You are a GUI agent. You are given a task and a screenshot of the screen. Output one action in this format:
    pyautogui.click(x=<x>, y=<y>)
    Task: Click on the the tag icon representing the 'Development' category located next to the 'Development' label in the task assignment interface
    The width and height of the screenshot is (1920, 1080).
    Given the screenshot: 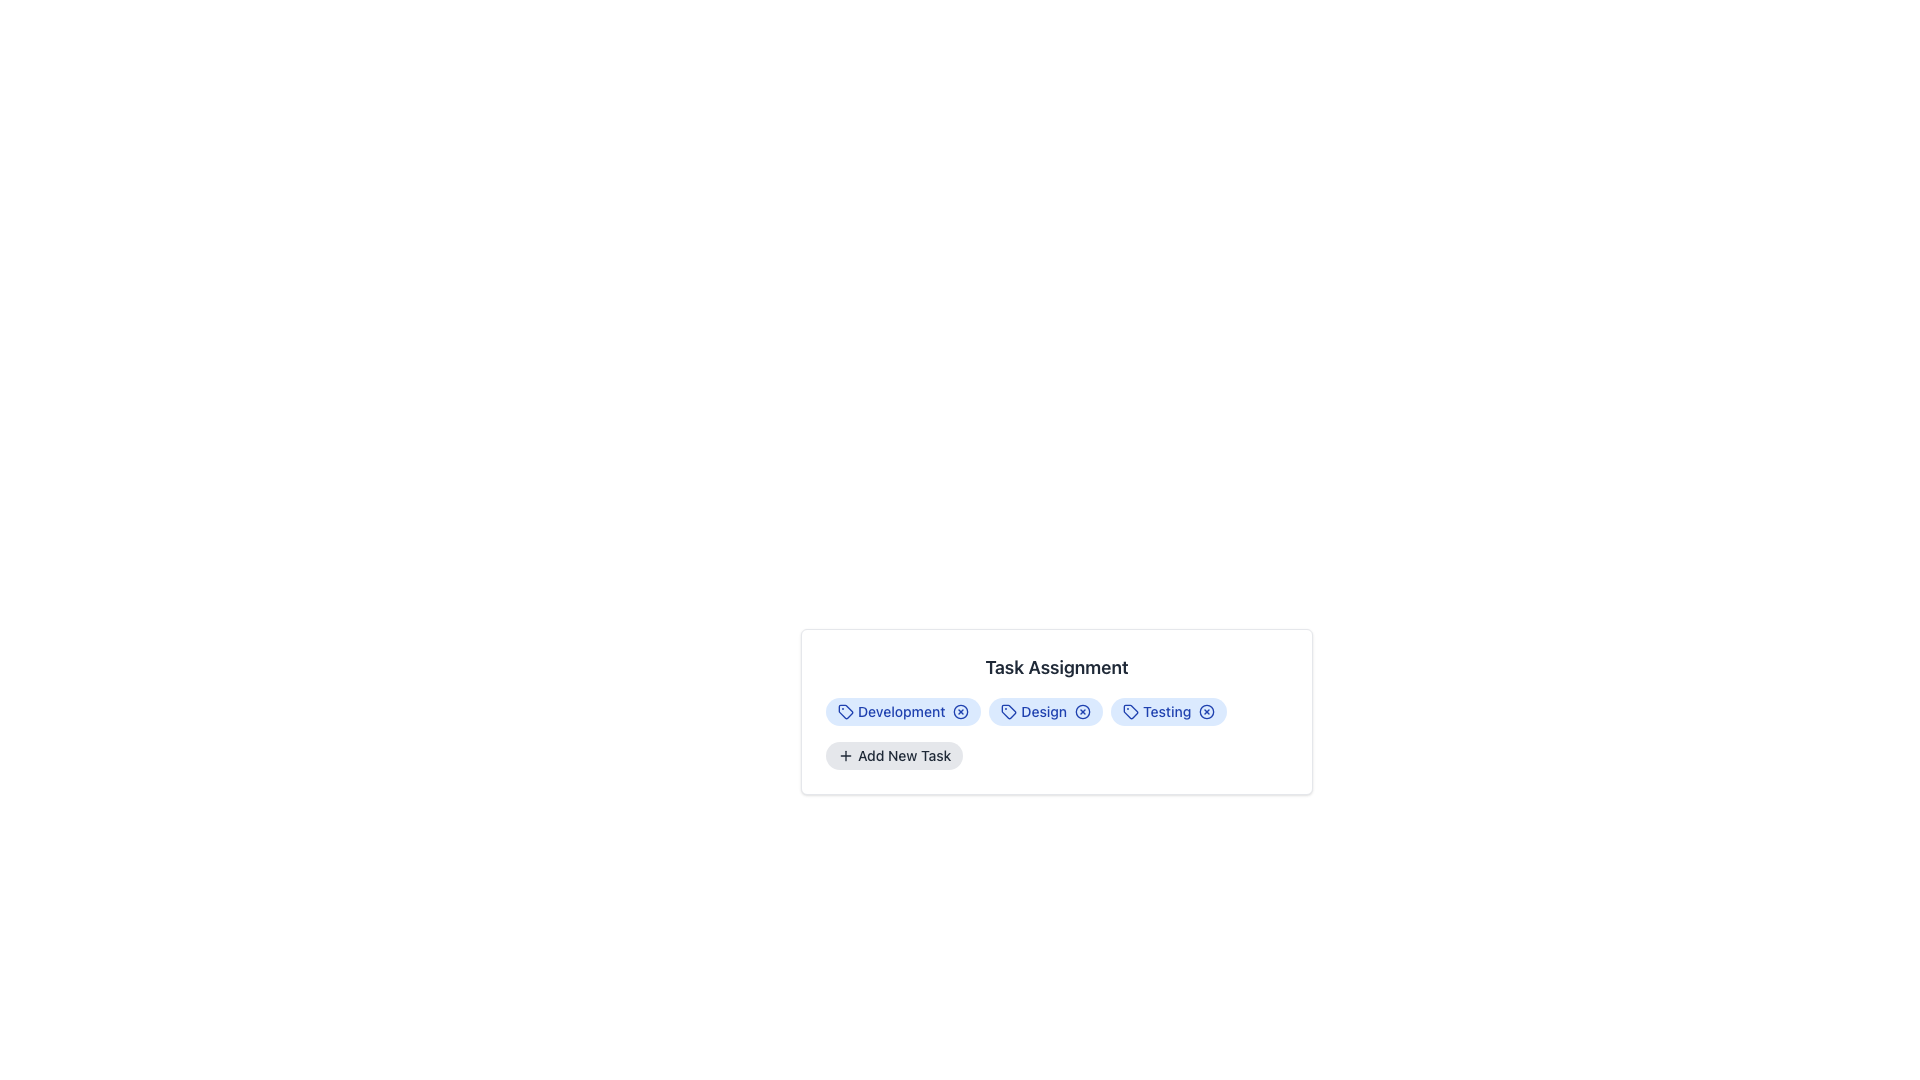 What is the action you would take?
    pyautogui.click(x=845, y=711)
    